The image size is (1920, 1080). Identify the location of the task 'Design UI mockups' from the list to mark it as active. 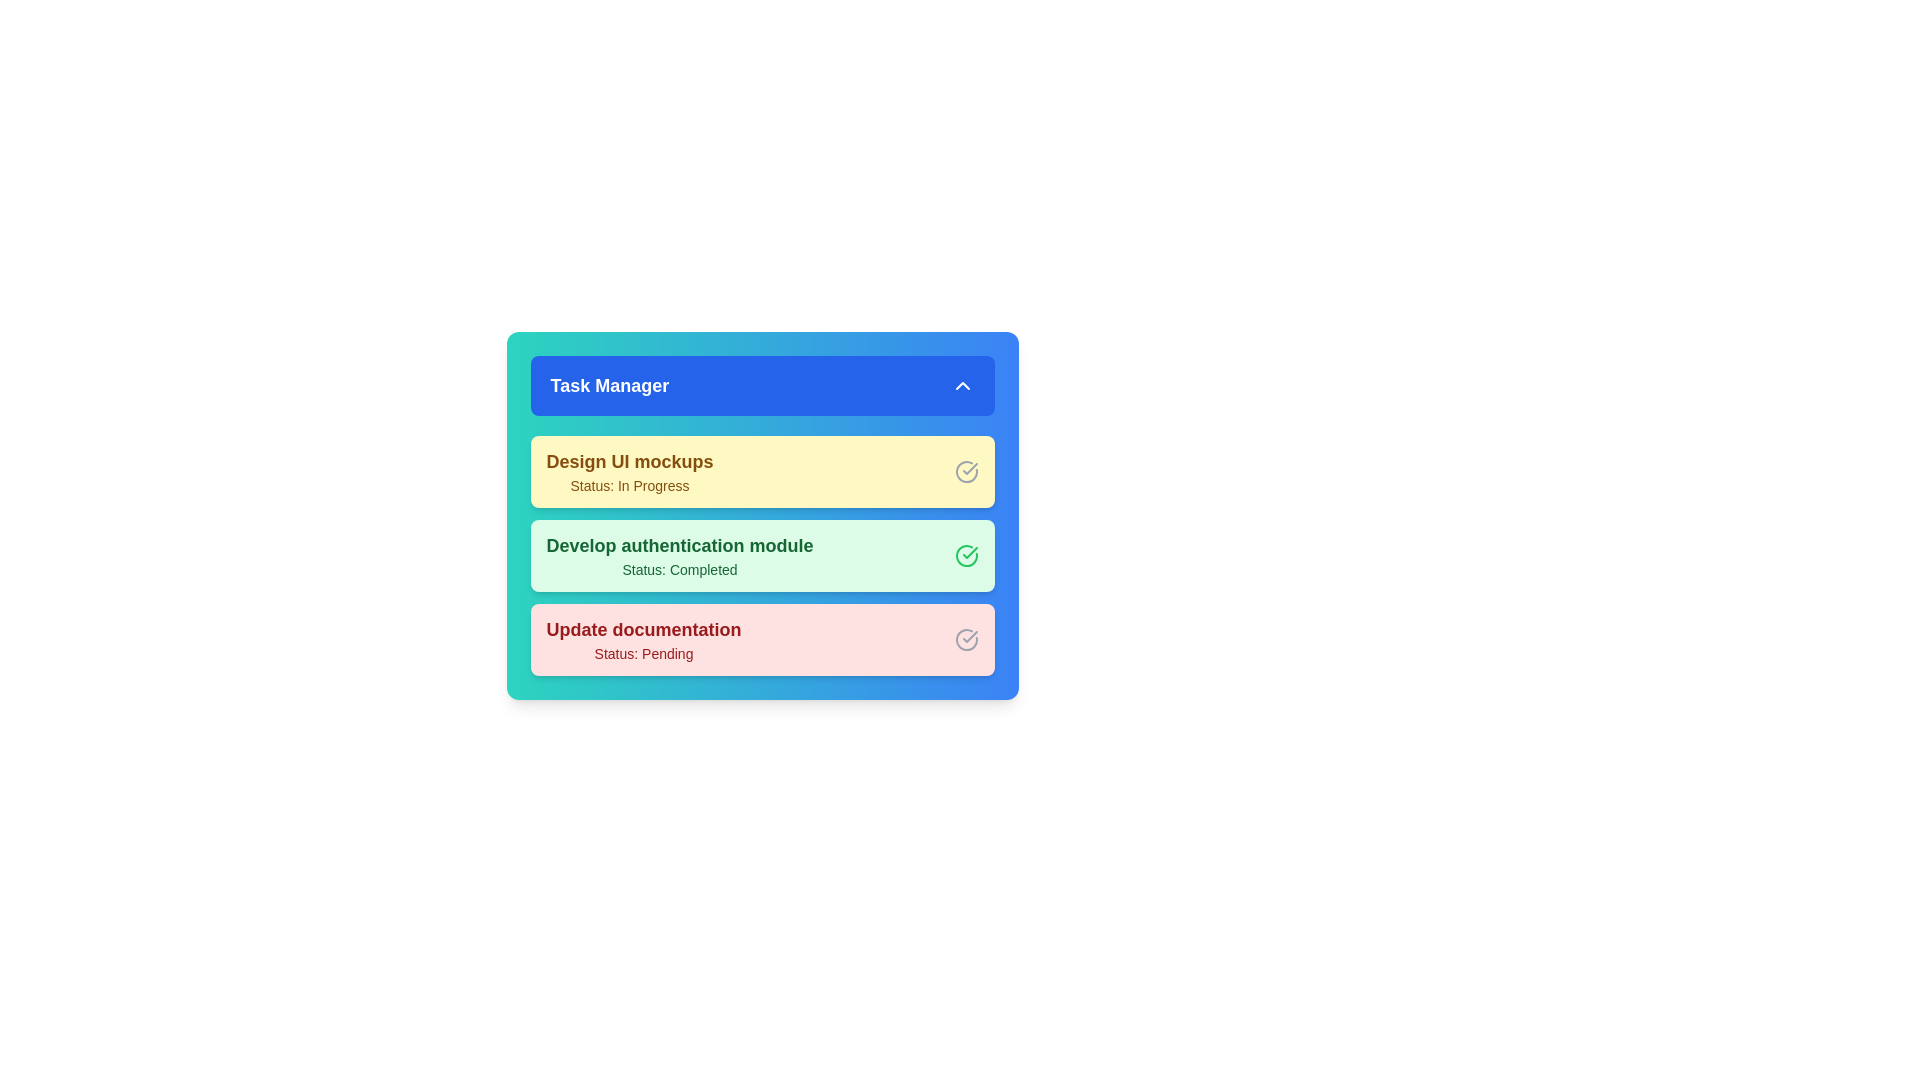
(628, 471).